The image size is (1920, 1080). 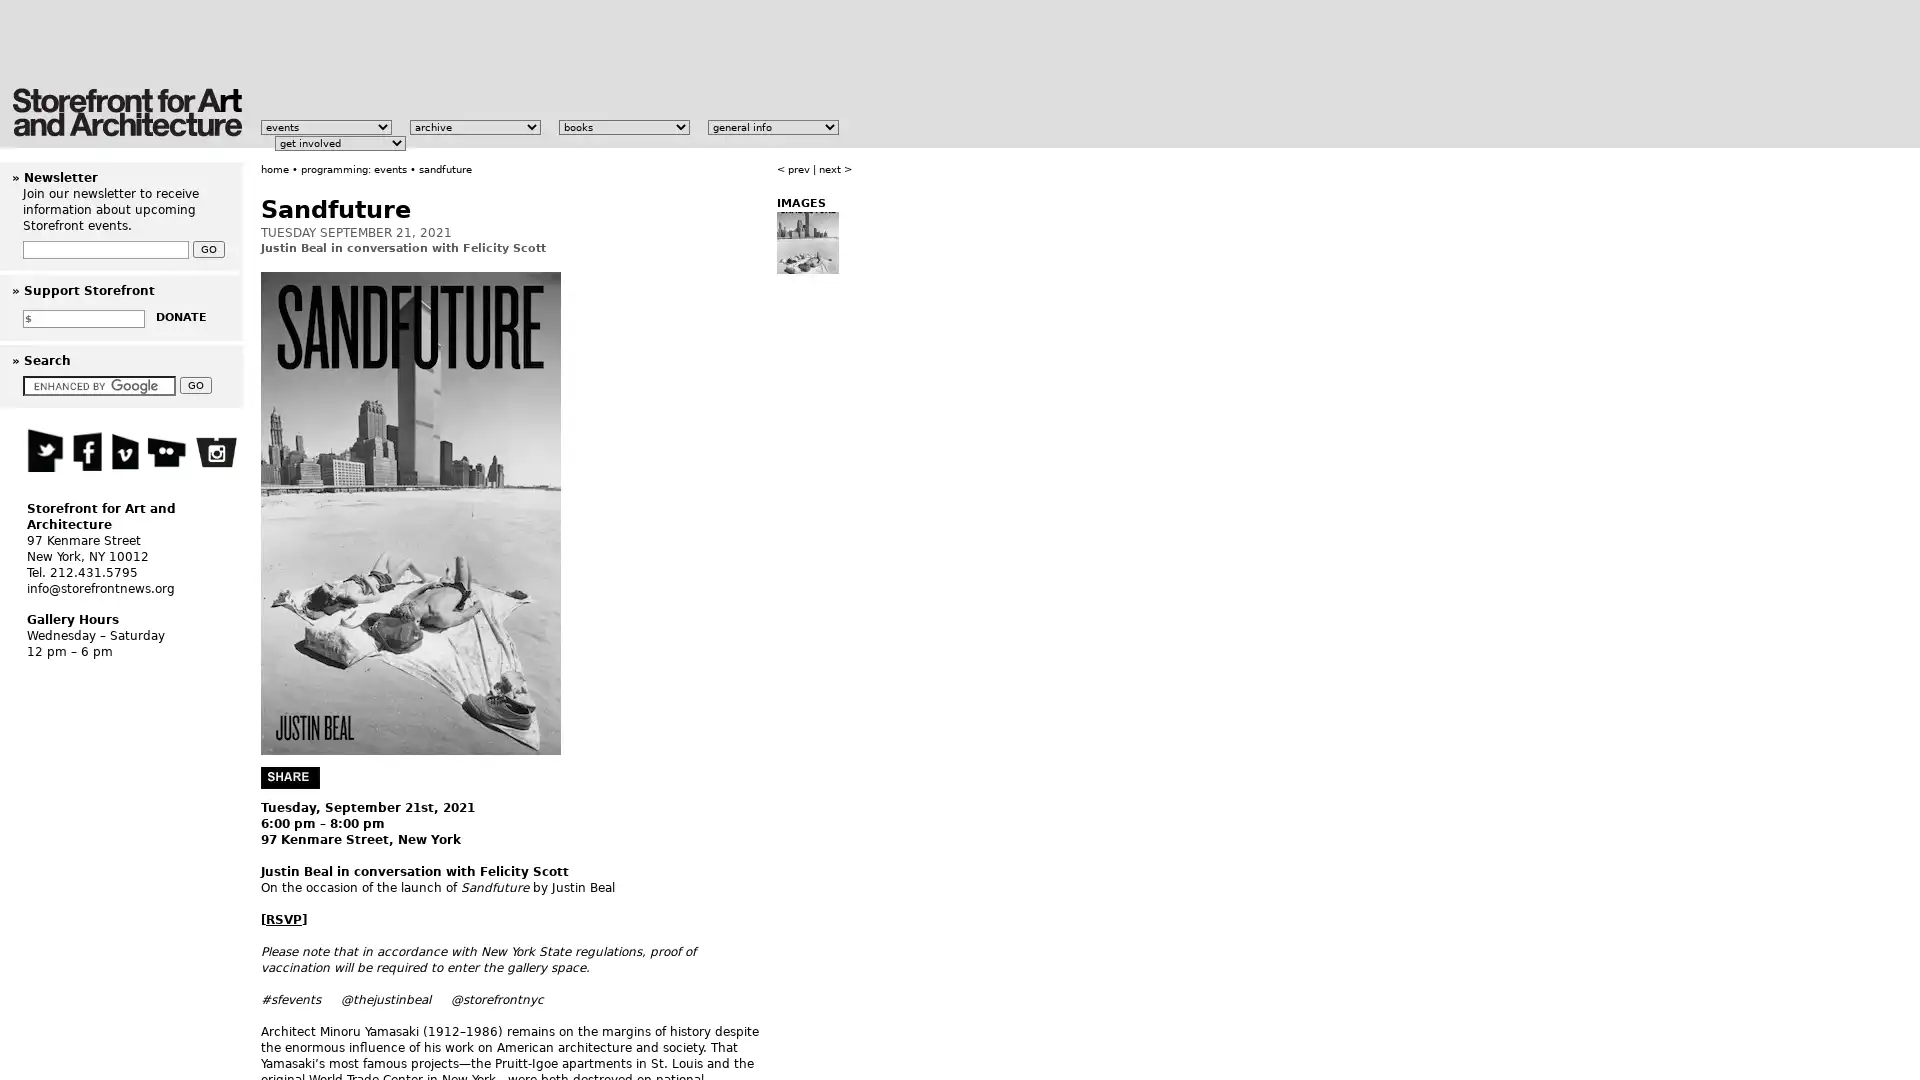 What do you see at coordinates (209, 248) in the screenshot?
I see `GO` at bounding box center [209, 248].